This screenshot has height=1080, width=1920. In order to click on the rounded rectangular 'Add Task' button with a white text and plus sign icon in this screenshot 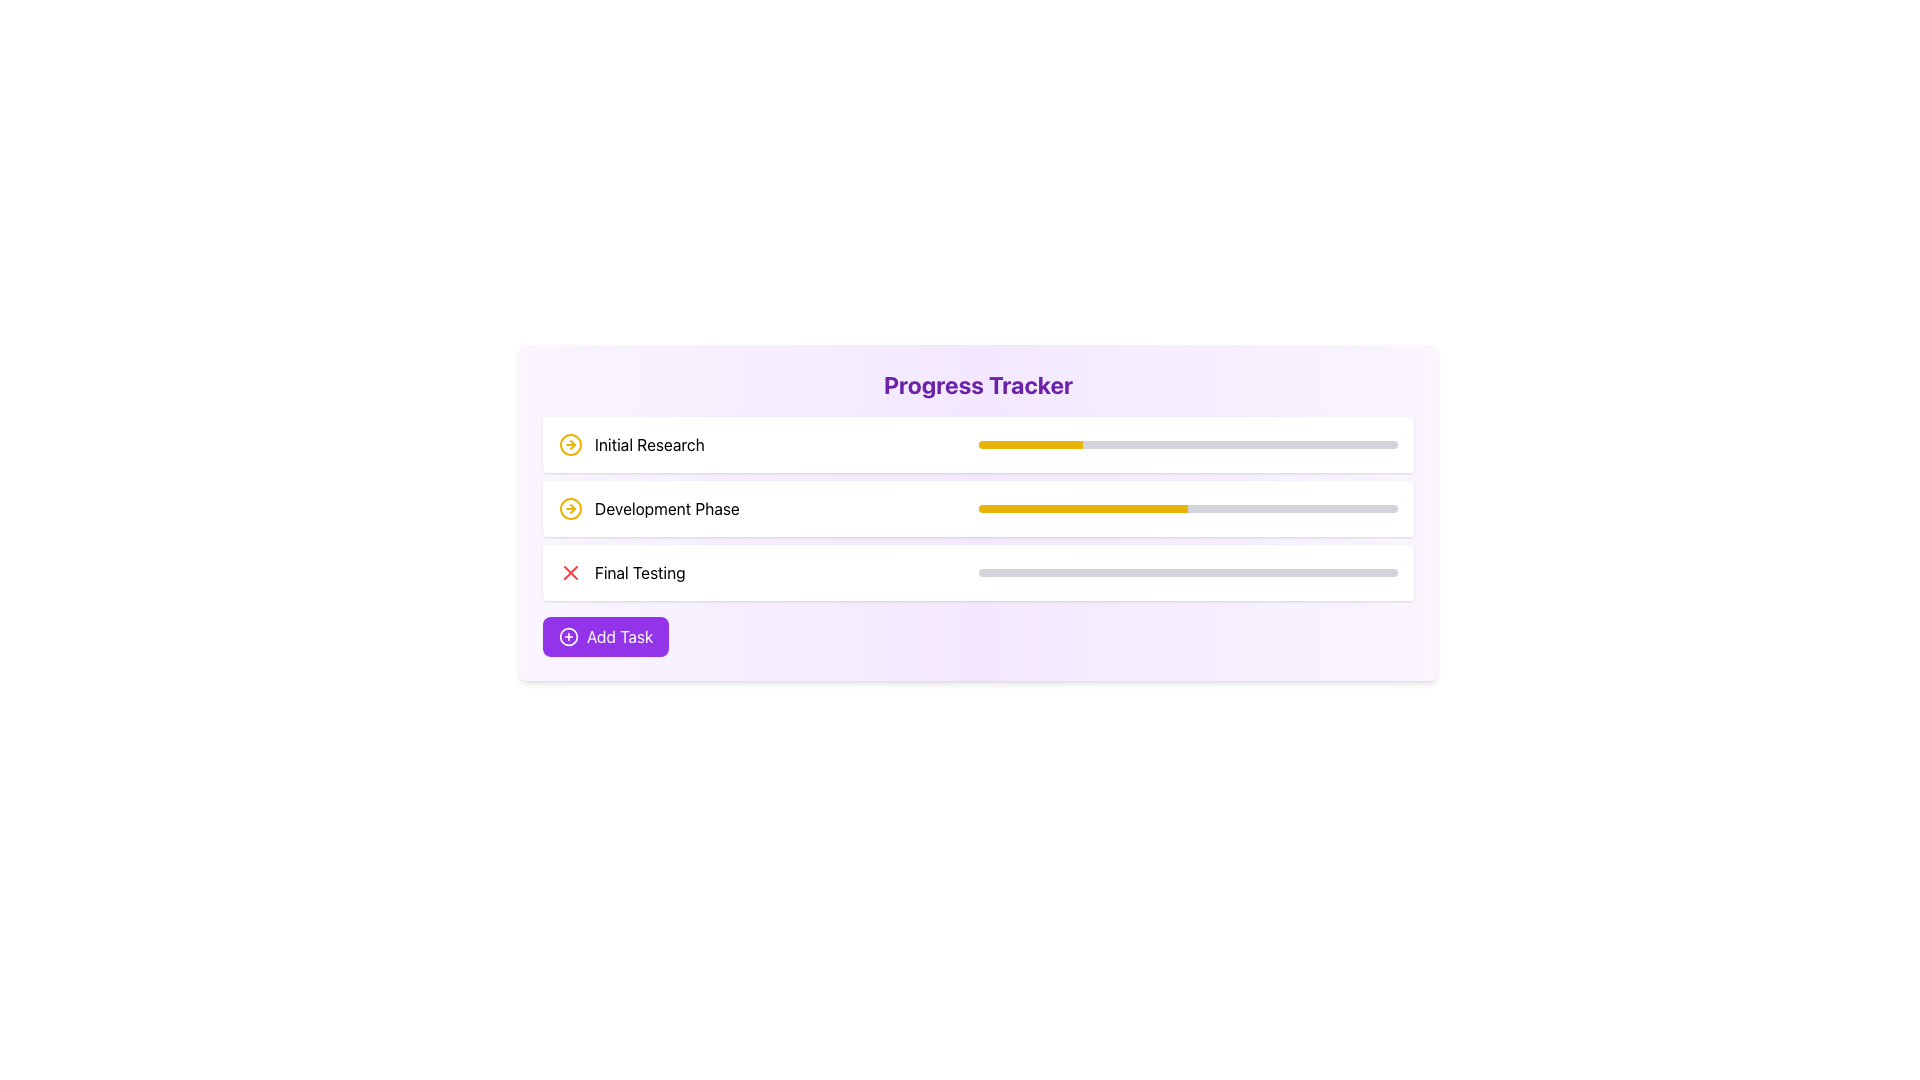, I will do `click(605, 636)`.